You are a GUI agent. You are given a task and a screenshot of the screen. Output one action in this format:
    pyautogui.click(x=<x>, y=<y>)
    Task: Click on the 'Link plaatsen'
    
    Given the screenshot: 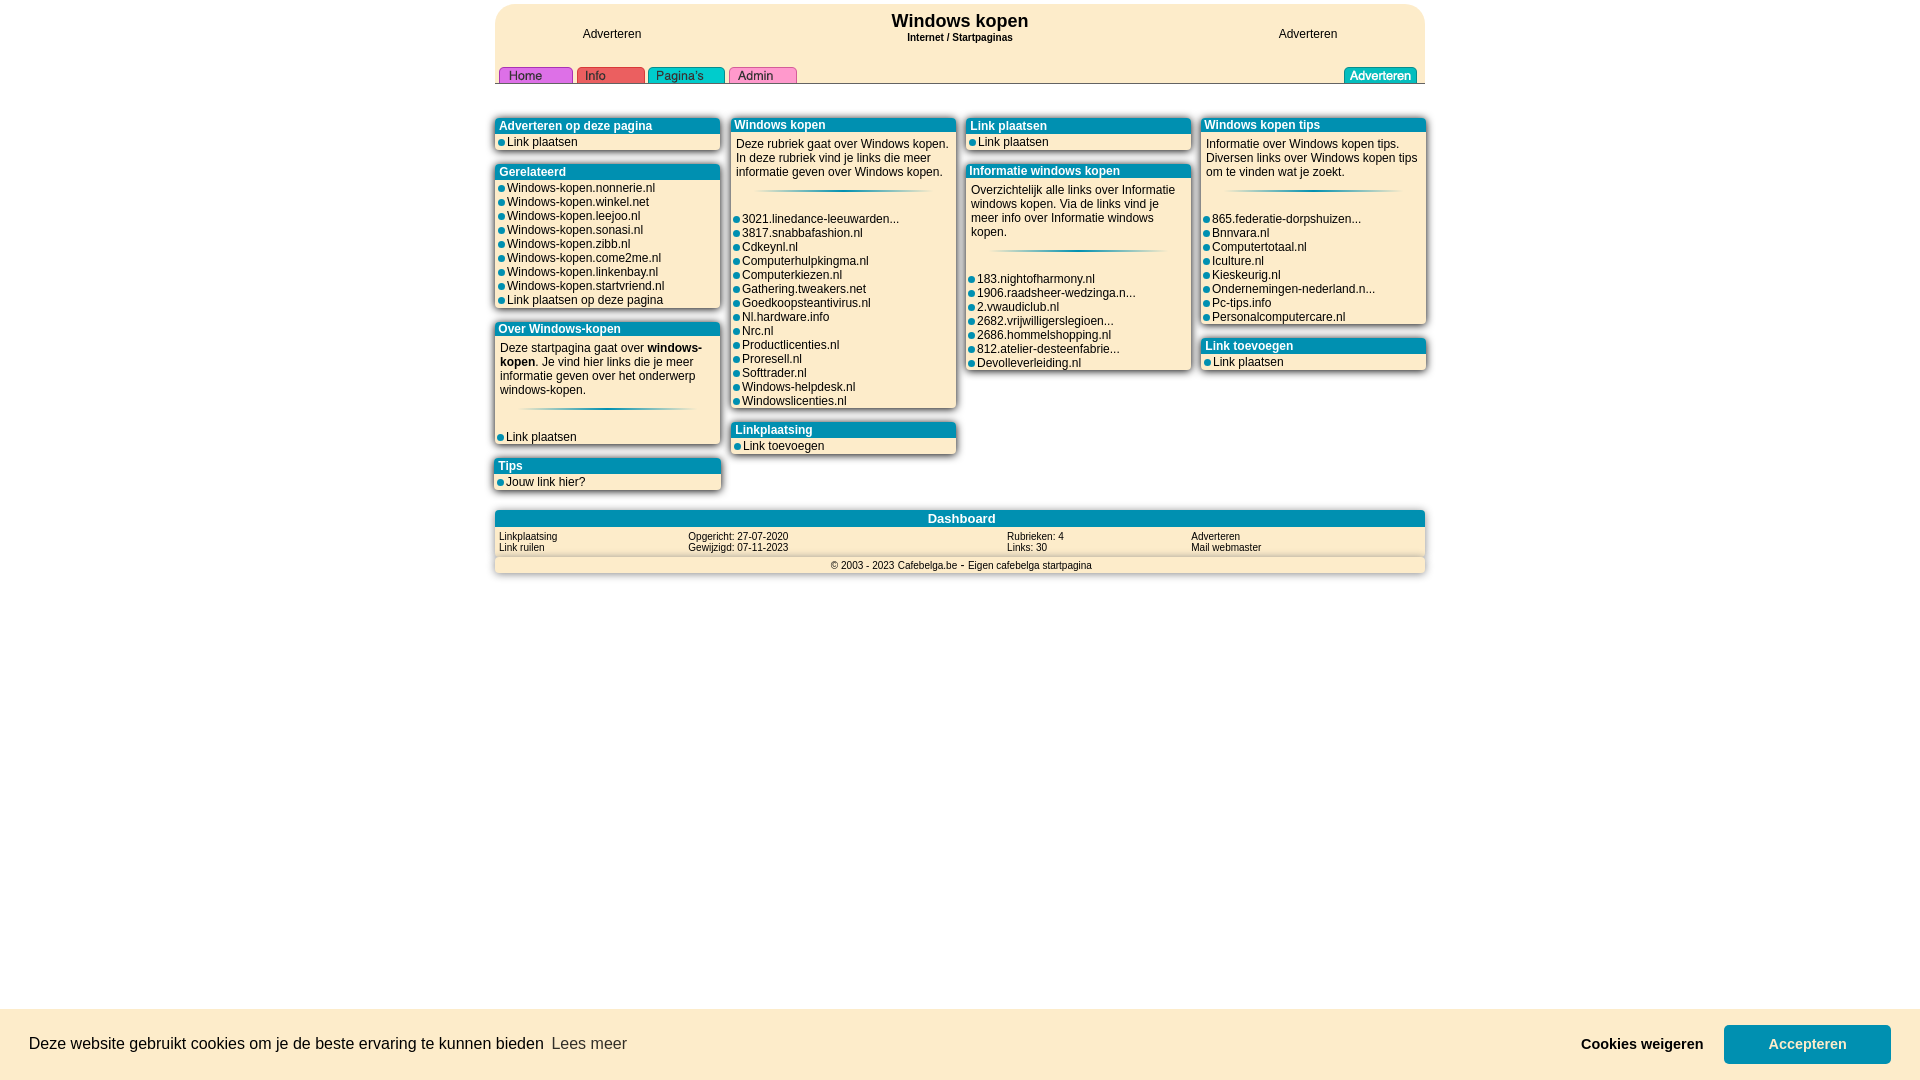 What is the action you would take?
    pyautogui.click(x=505, y=435)
    